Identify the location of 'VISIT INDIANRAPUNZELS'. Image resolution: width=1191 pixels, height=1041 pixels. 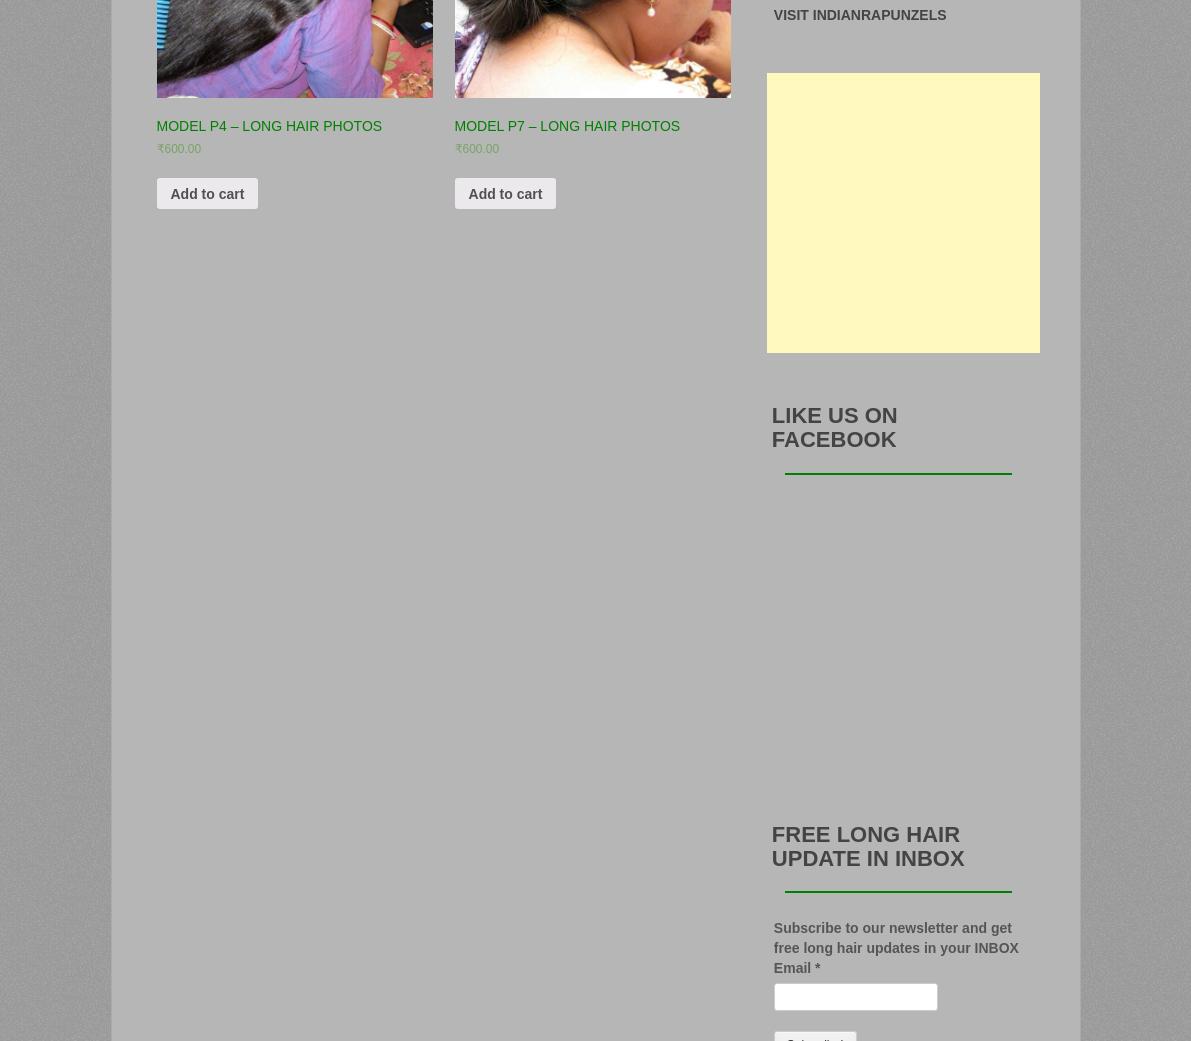
(772, 13).